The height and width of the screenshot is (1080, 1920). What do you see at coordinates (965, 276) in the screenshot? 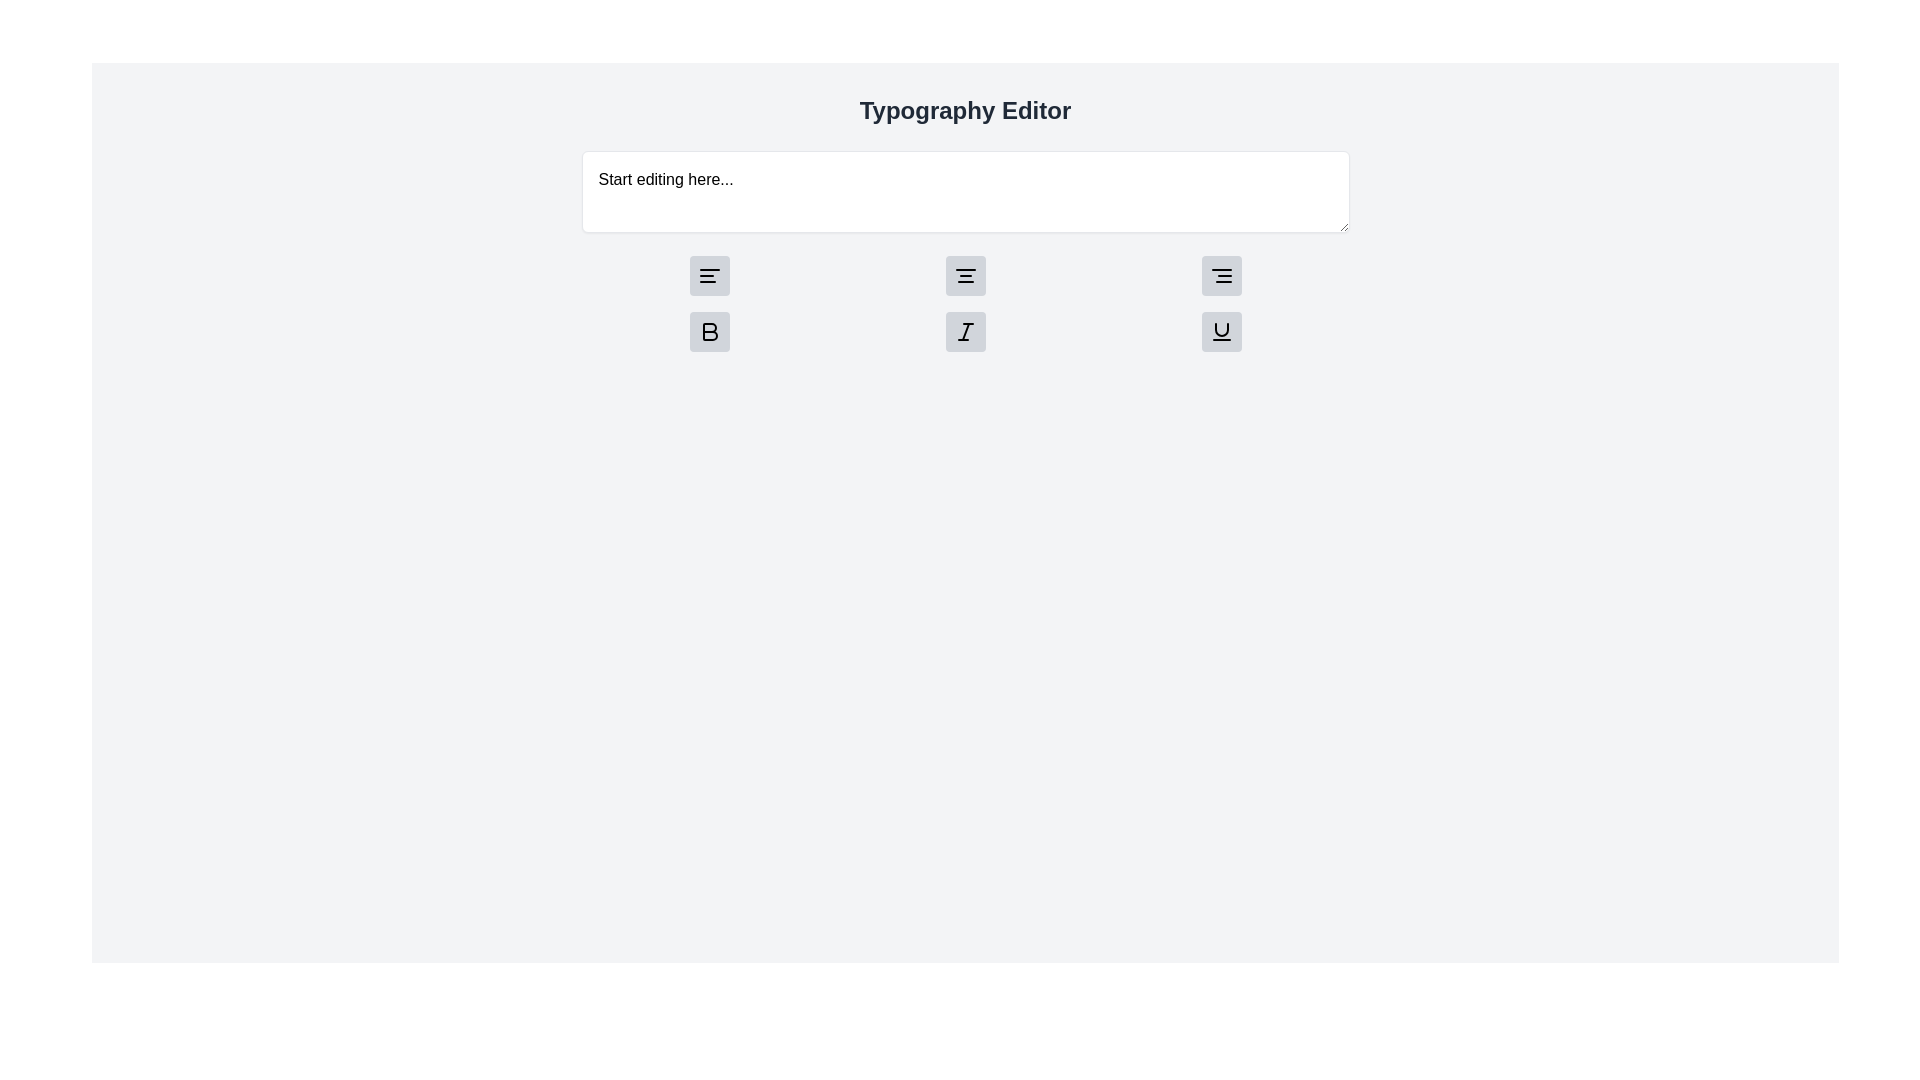
I see `the center-align text button, which is the middle button among three buttons in a row` at bounding box center [965, 276].